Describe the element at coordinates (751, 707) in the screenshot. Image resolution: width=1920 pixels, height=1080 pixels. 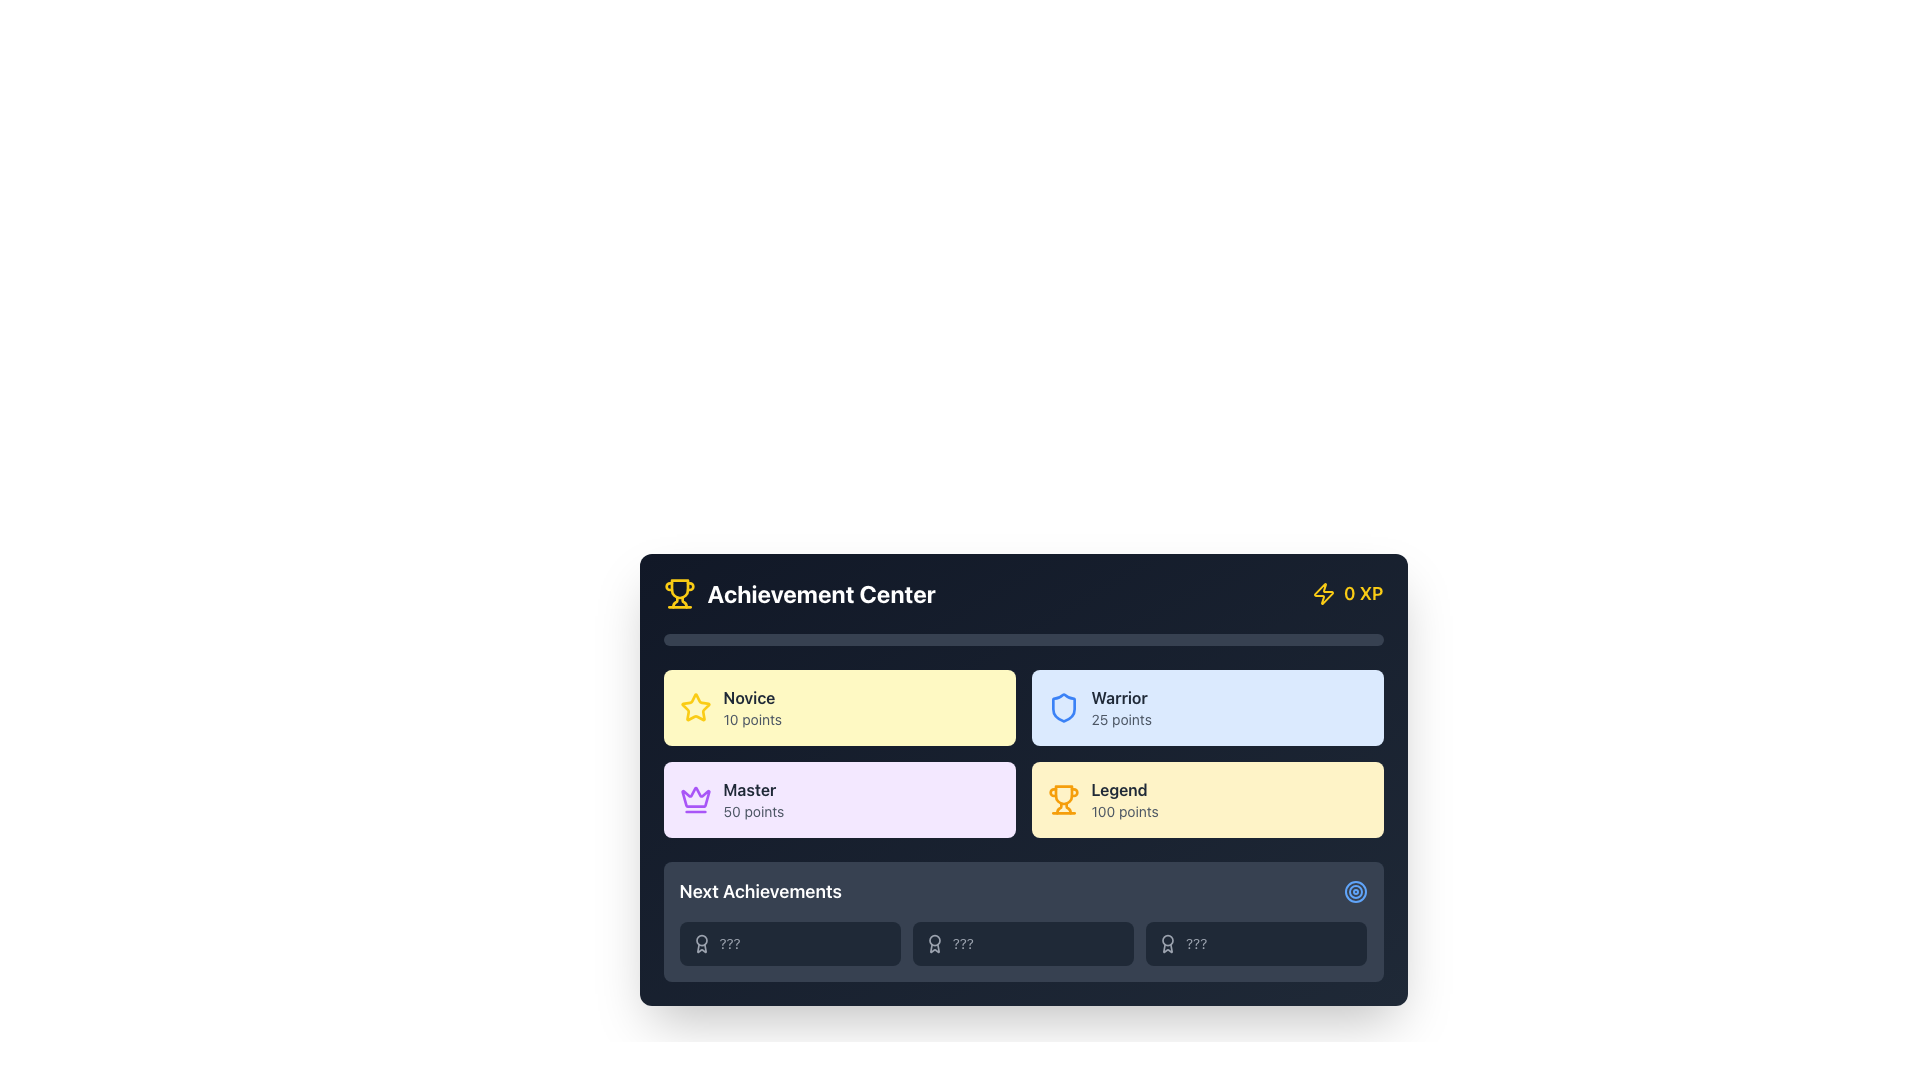
I see `text content of the text block that displays 'Novice' and '10 points', which is located in the top-left position of the grid layout in the 'Achievement Center' section` at that location.